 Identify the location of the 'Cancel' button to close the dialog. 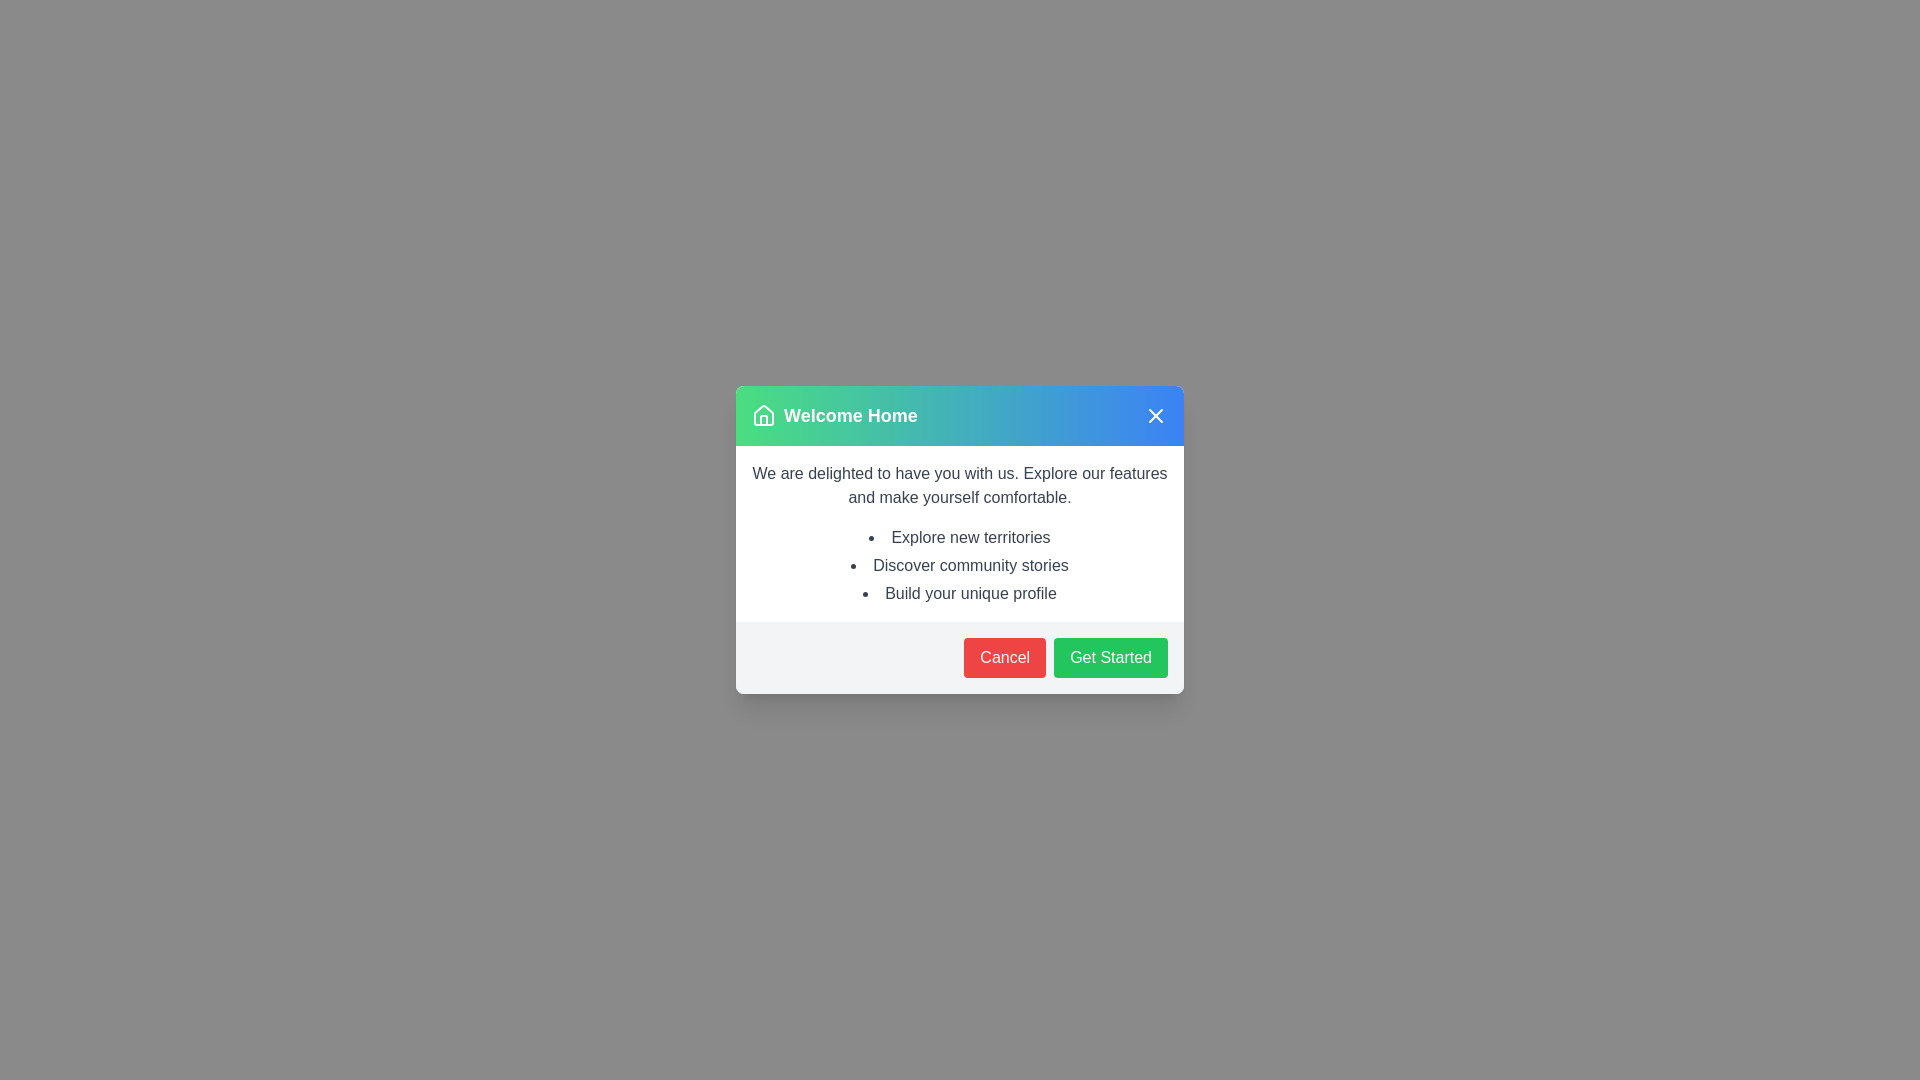
(1004, 658).